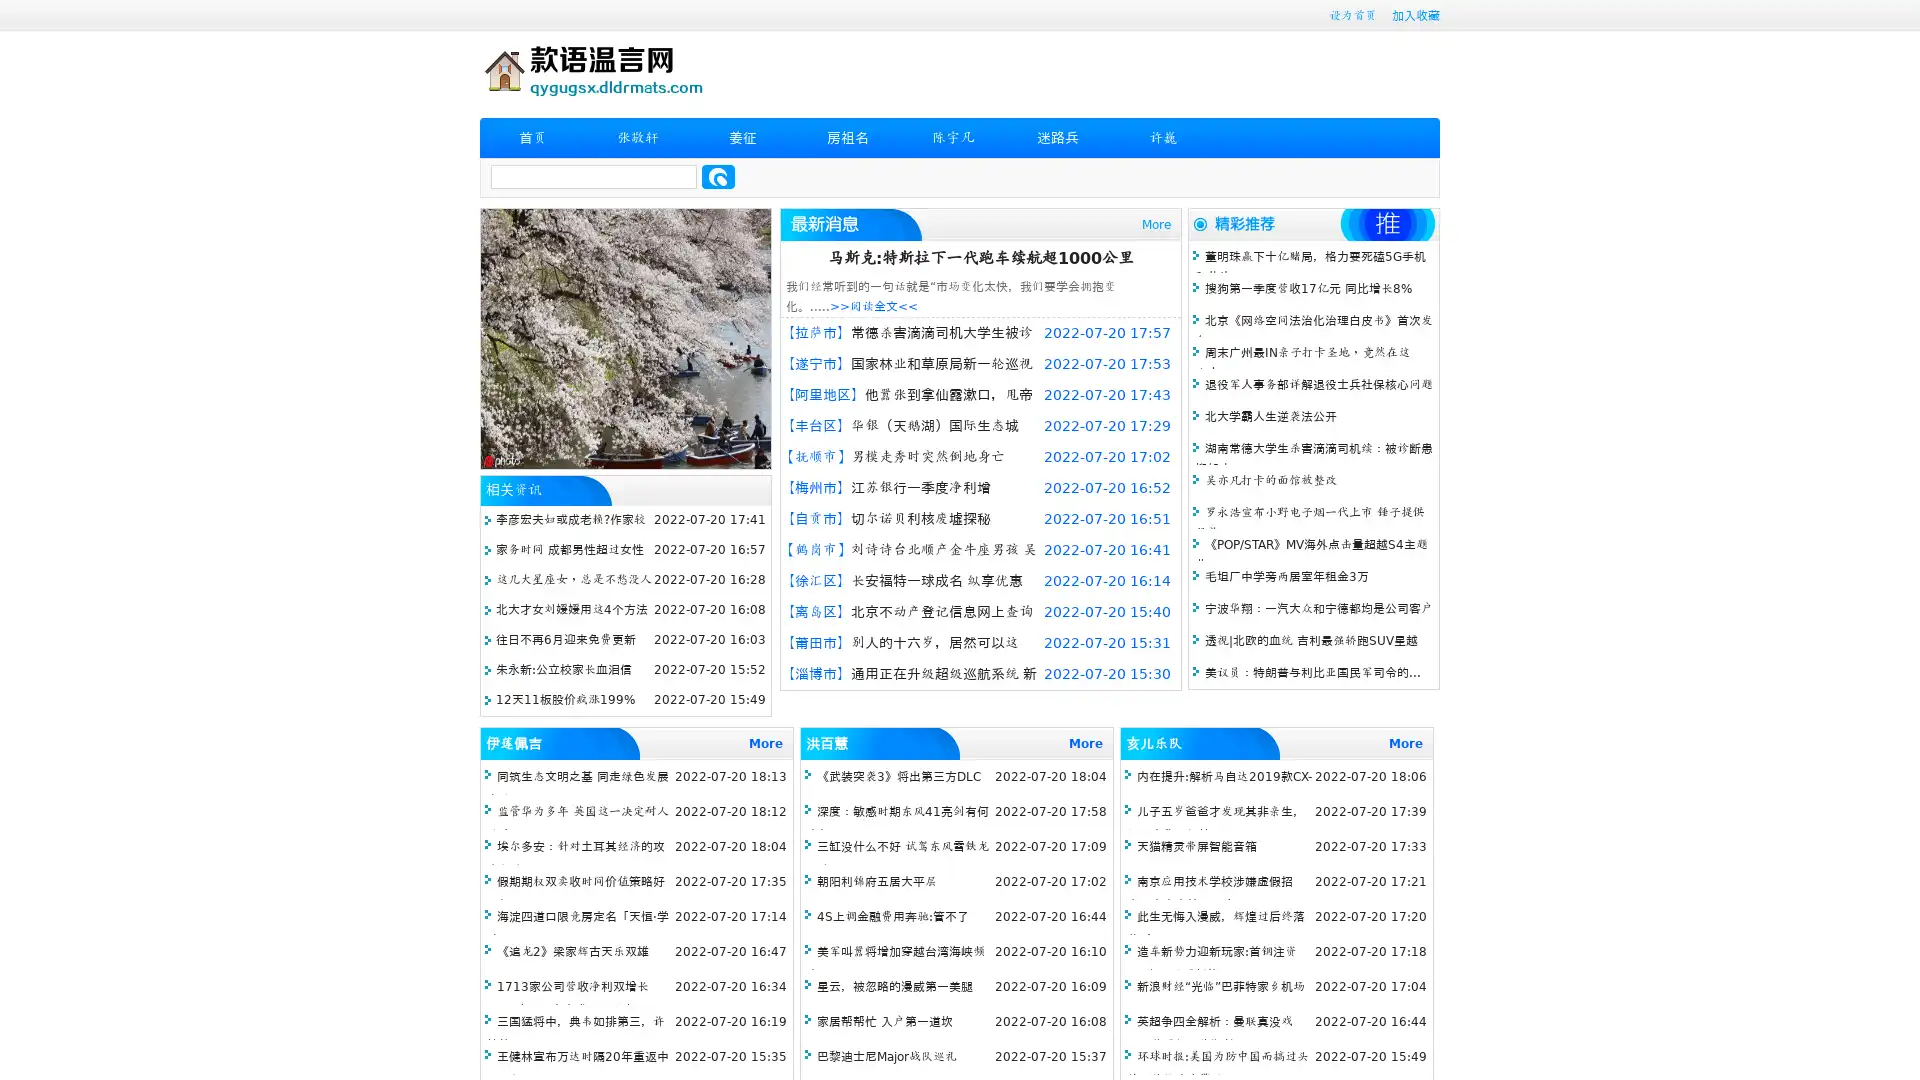 The height and width of the screenshot is (1080, 1920). Describe the element at coordinates (718, 176) in the screenshot. I see `Search` at that location.